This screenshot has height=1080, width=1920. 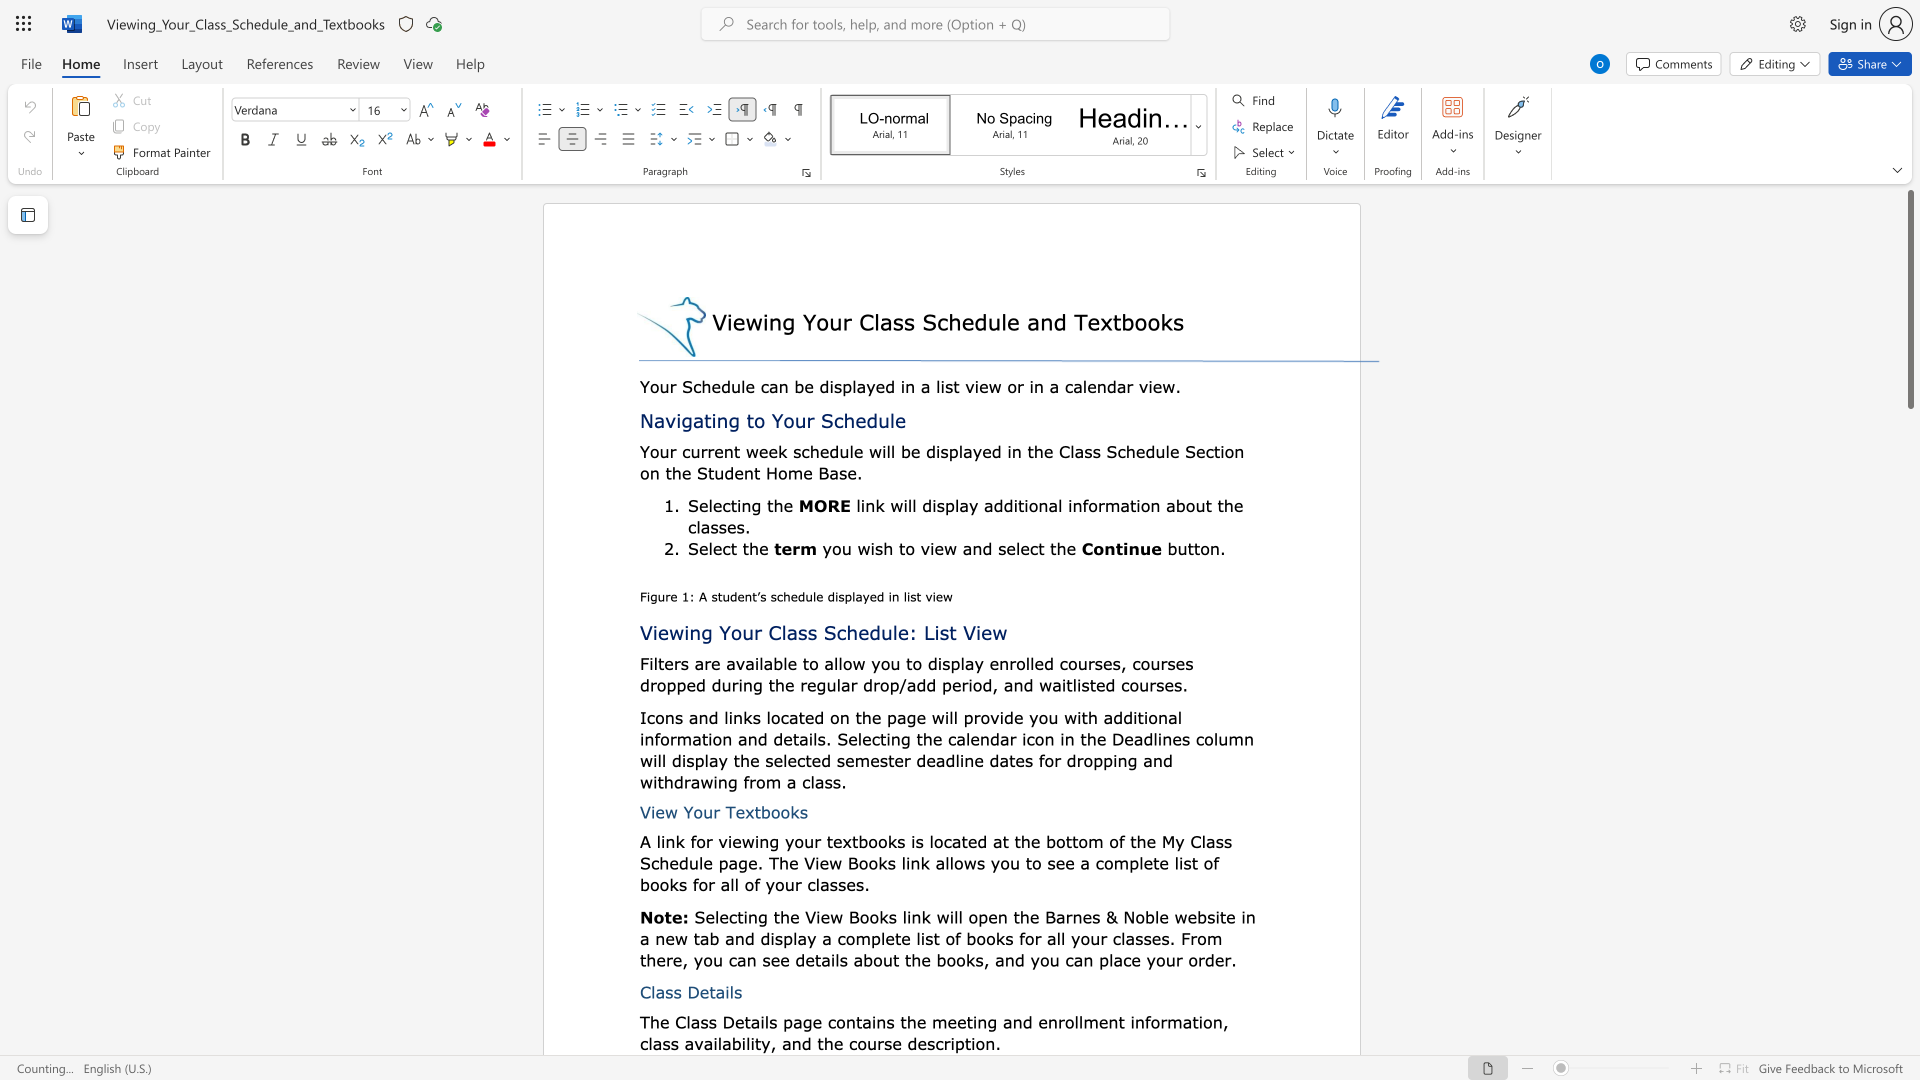 What do you see at coordinates (1909, 708) in the screenshot?
I see `the scrollbar on the right` at bounding box center [1909, 708].